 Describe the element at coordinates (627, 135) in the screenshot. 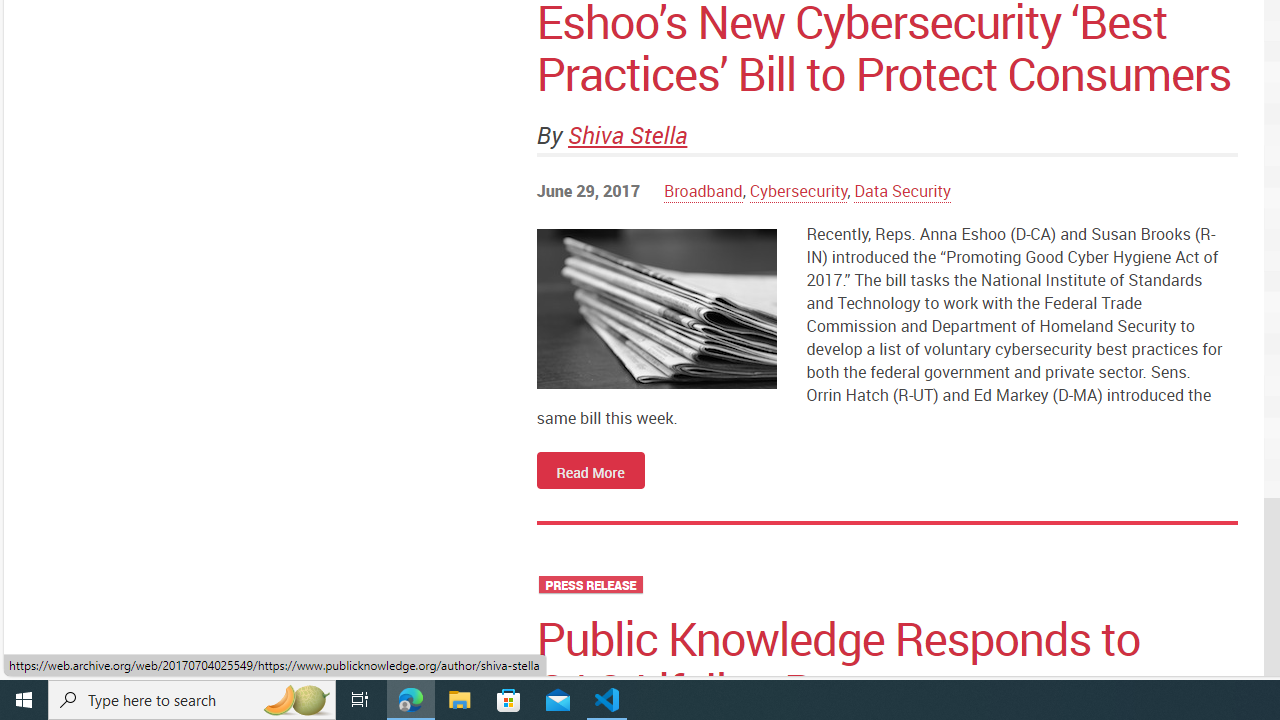

I see `'Shiva Stella'` at that location.